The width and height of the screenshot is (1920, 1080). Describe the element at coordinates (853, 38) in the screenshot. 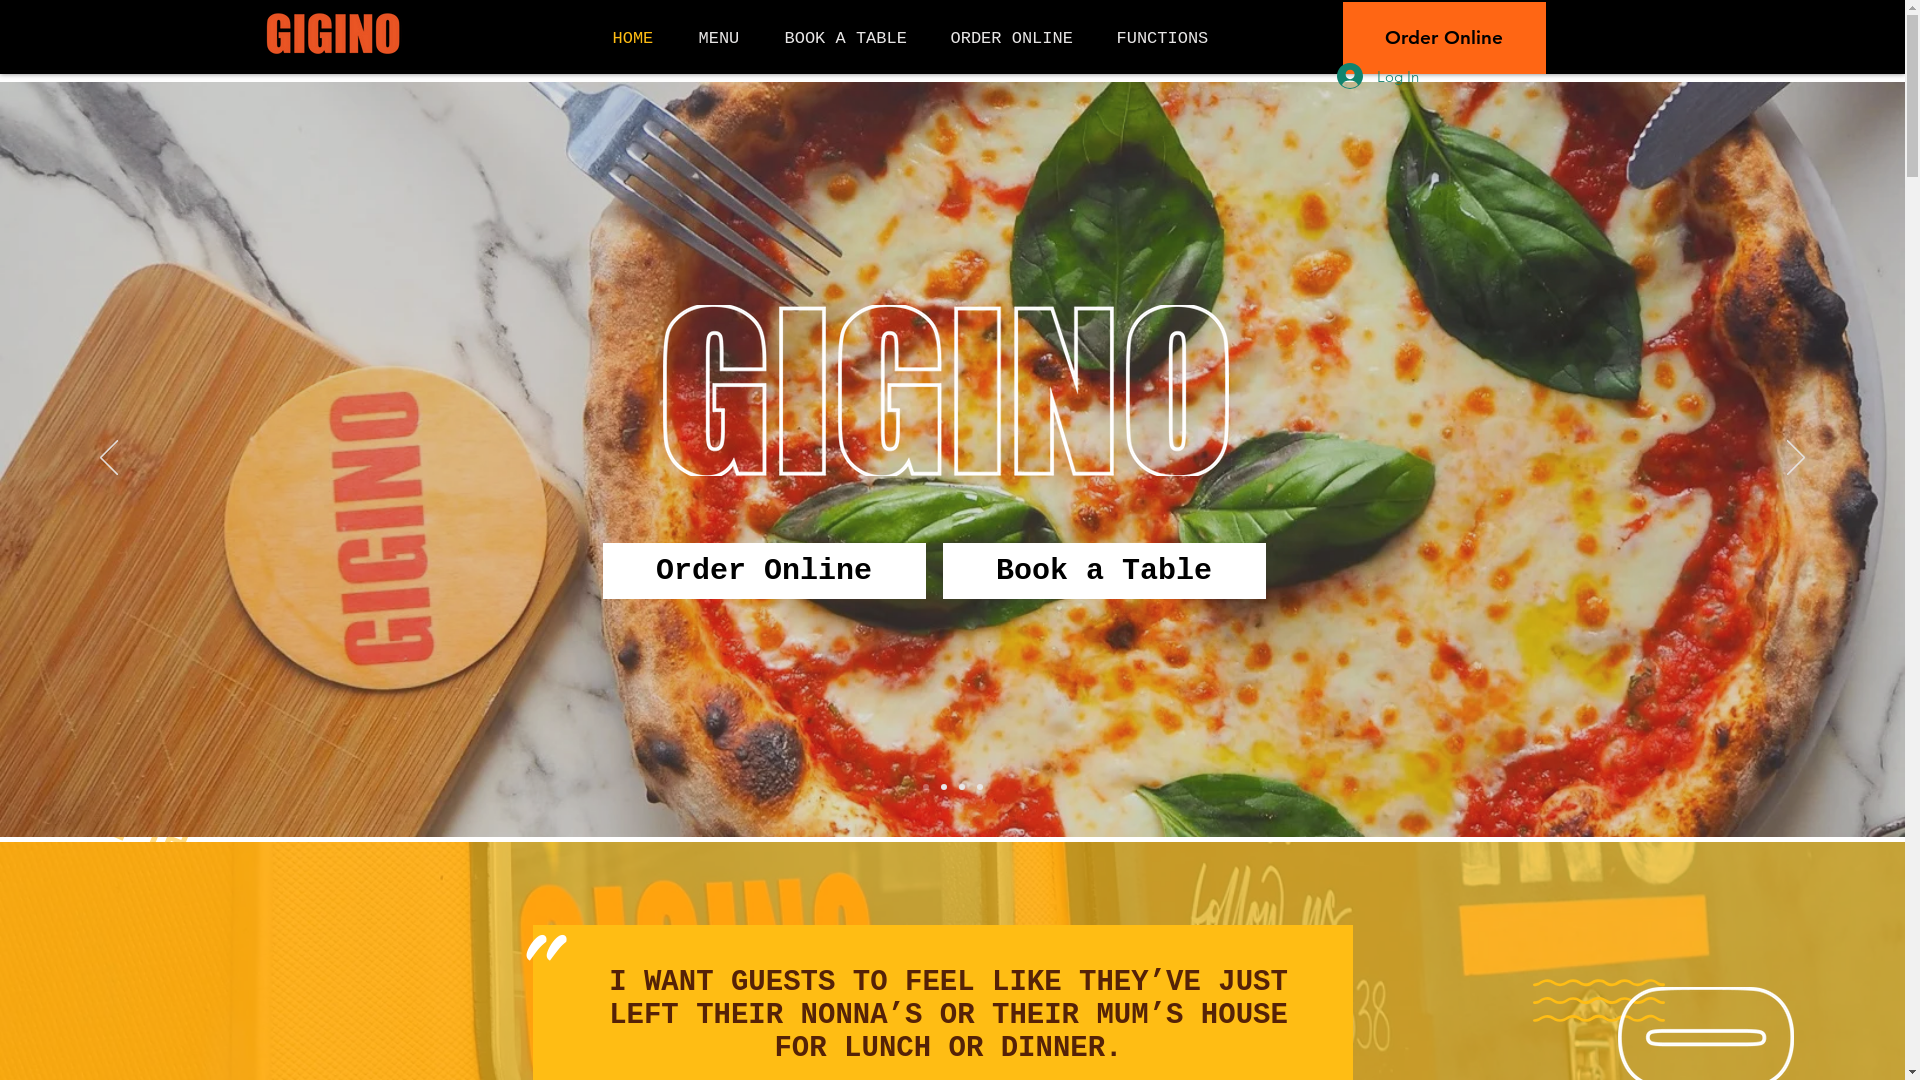

I see `'BOOK A TABLE'` at that location.